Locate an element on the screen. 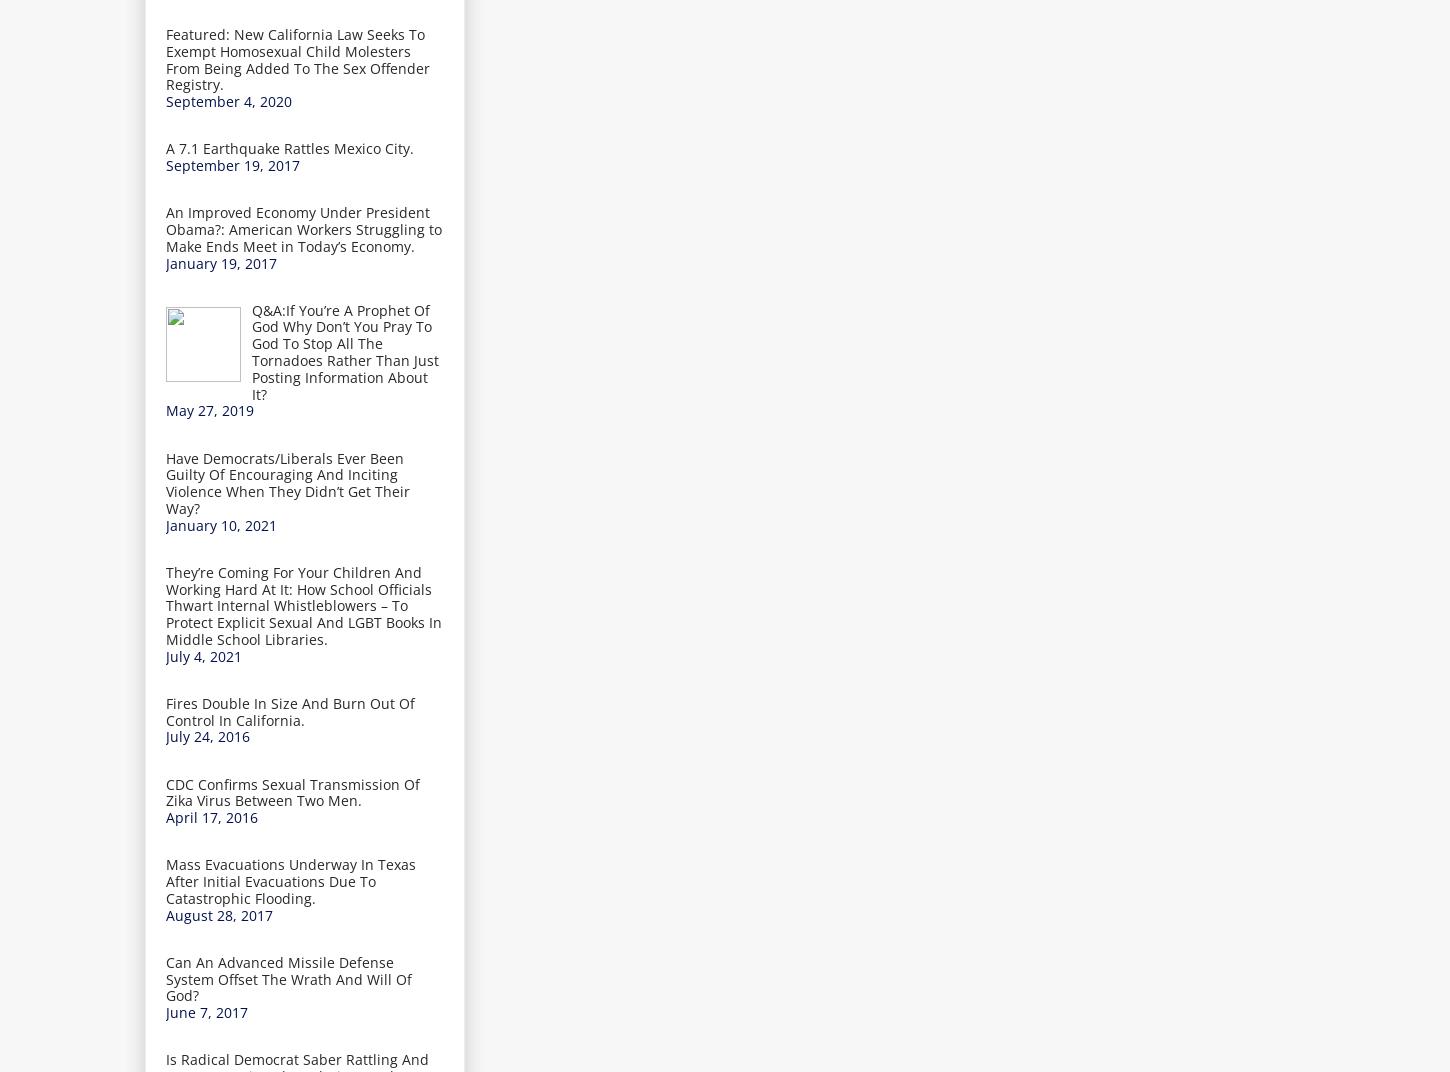 The width and height of the screenshot is (1450, 1072). 'April 17, 2016' is located at coordinates (210, 816).